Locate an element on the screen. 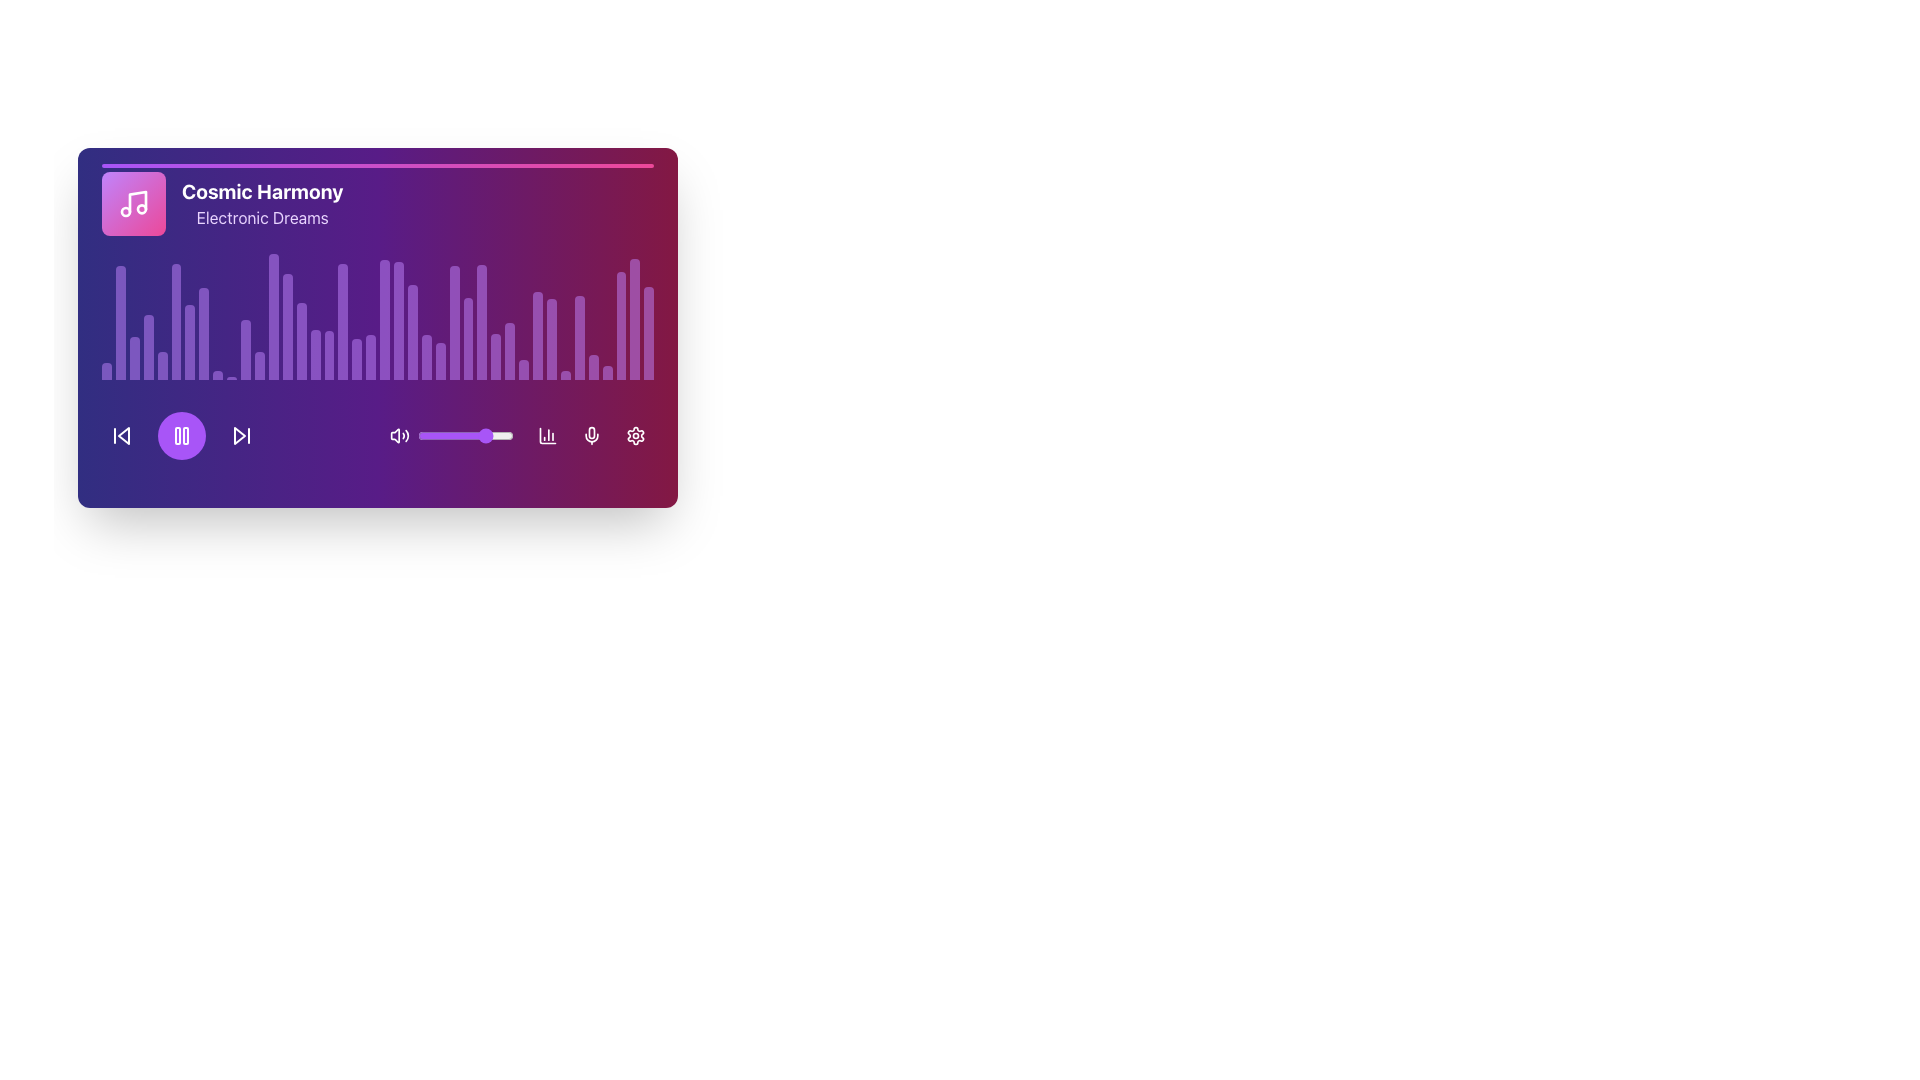 The image size is (1920, 1080). the 'skip forward' button with a purple background and white iconography, located towards the bottom center of the interface after the 'play/pause' button, to skip to the next track is located at coordinates (240, 434).